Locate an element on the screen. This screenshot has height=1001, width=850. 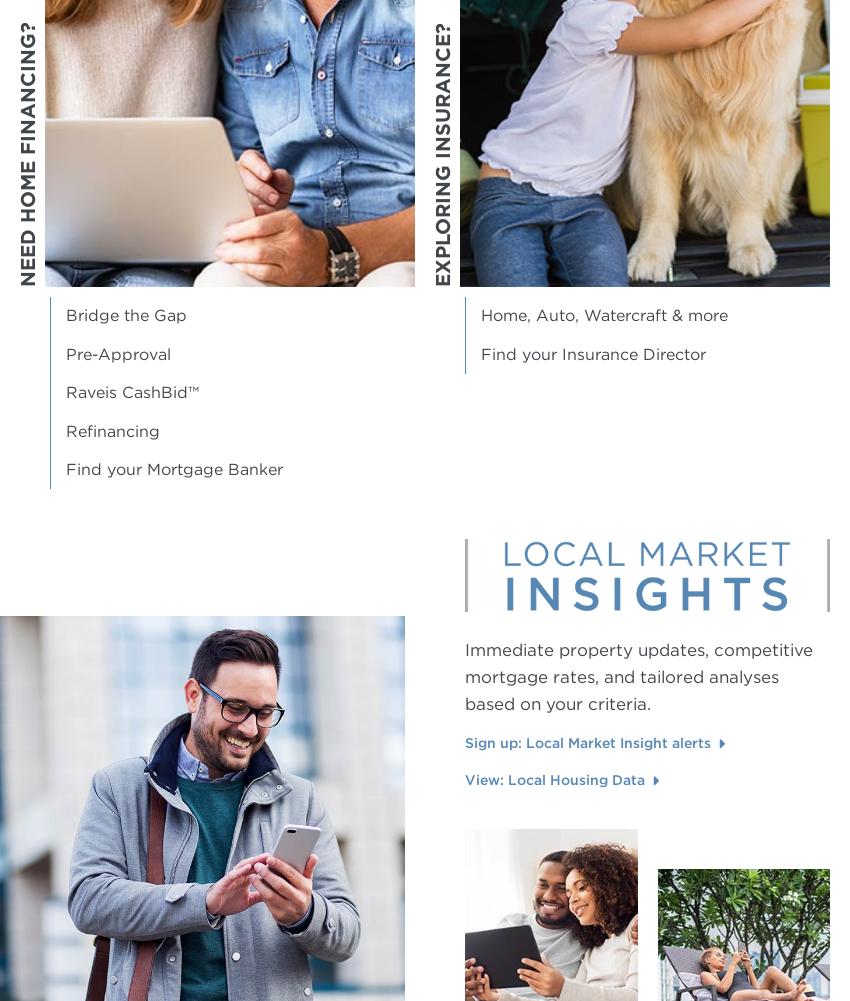
'Refinancing' is located at coordinates (65, 430).